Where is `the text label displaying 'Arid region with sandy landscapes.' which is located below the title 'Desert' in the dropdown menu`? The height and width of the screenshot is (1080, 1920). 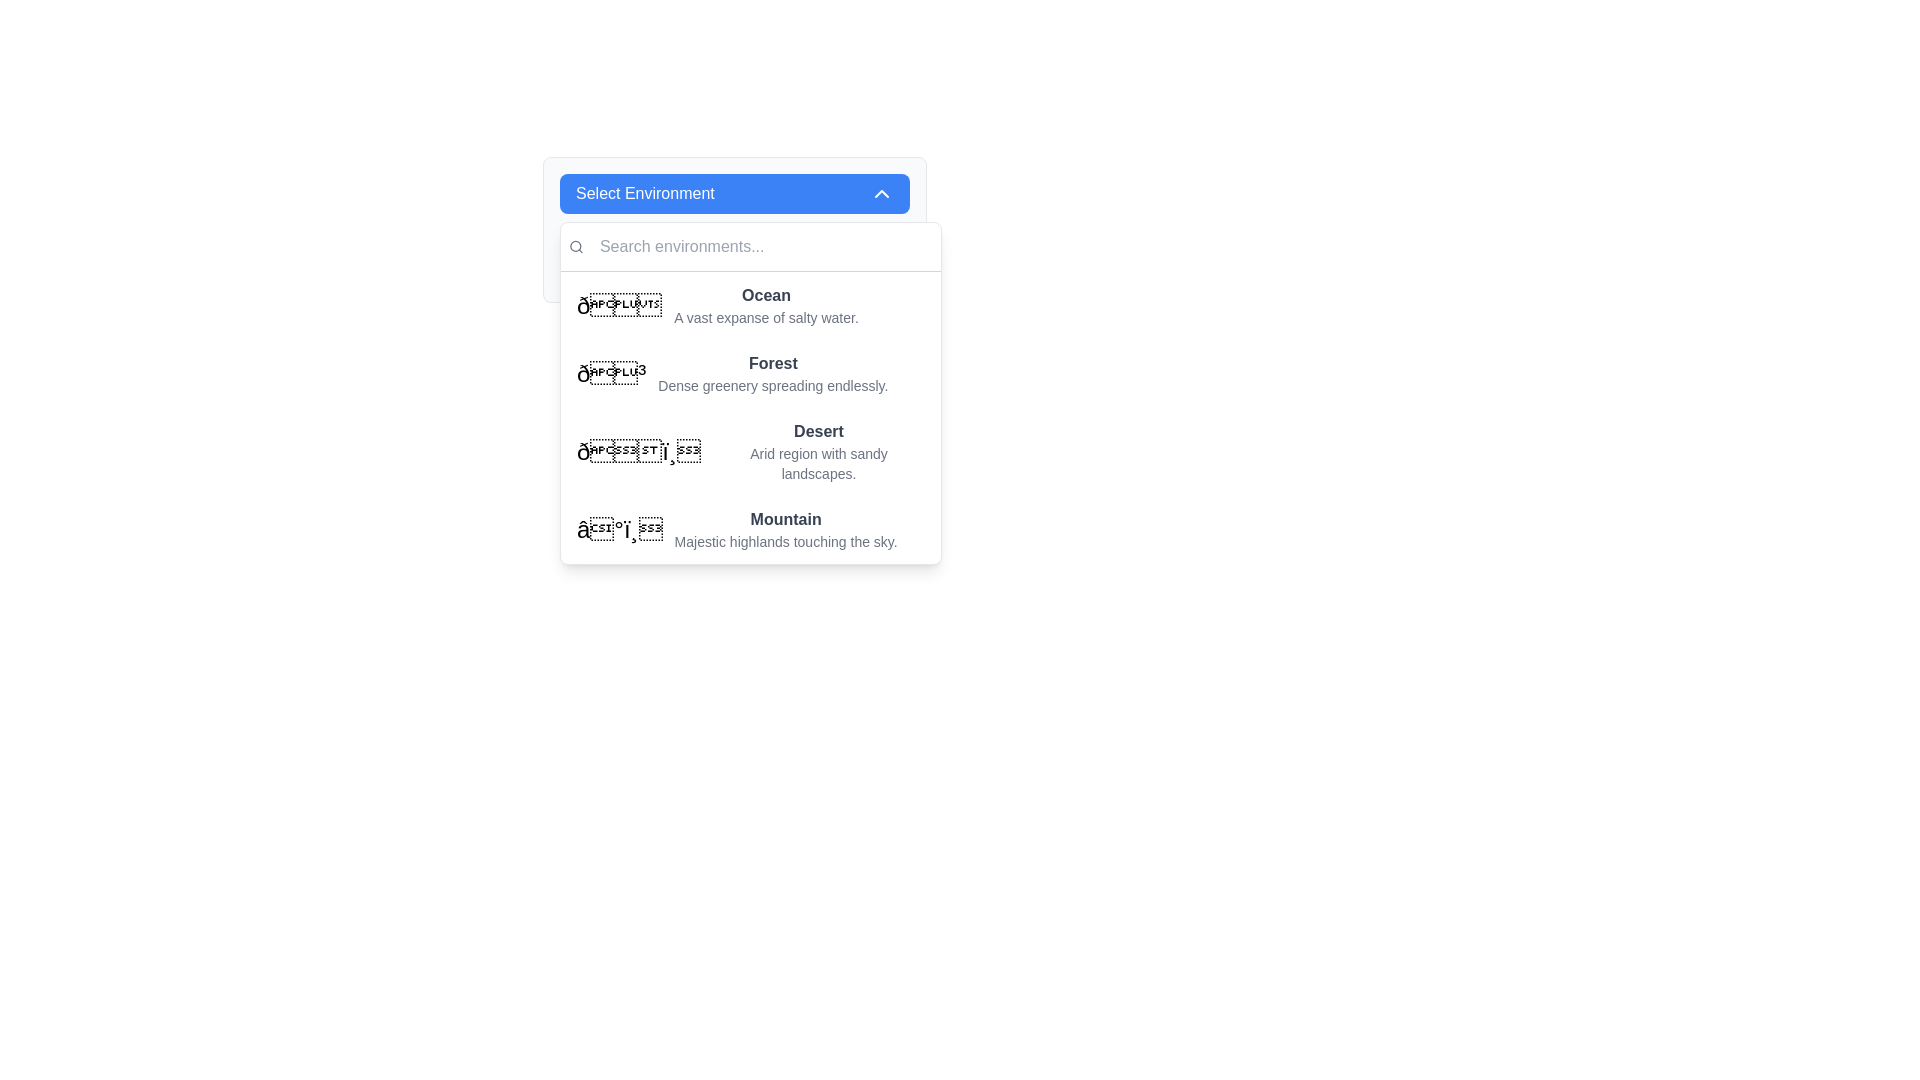
the text label displaying 'Arid region with sandy landscapes.' which is located below the title 'Desert' in the dropdown menu is located at coordinates (819, 463).